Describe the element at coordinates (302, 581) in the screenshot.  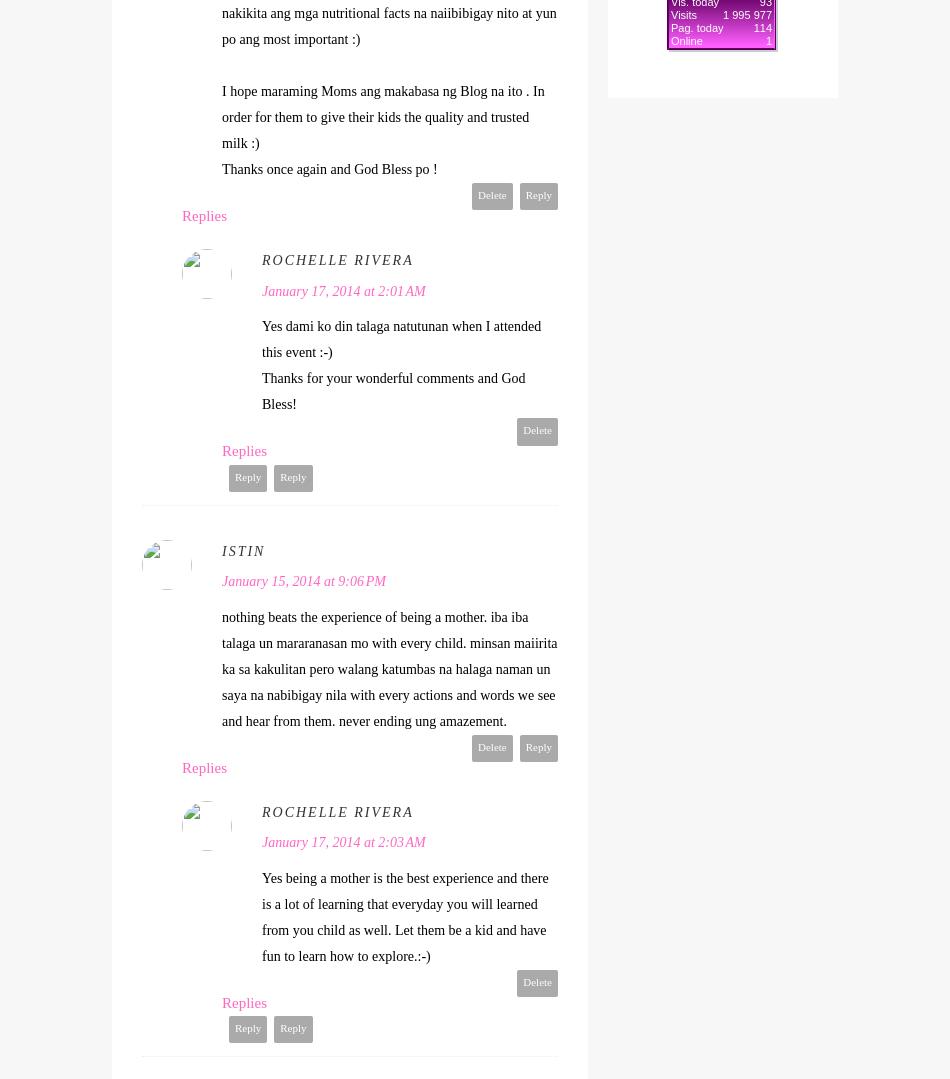
I see `'January 15, 2014 at 9:06 PM'` at that location.